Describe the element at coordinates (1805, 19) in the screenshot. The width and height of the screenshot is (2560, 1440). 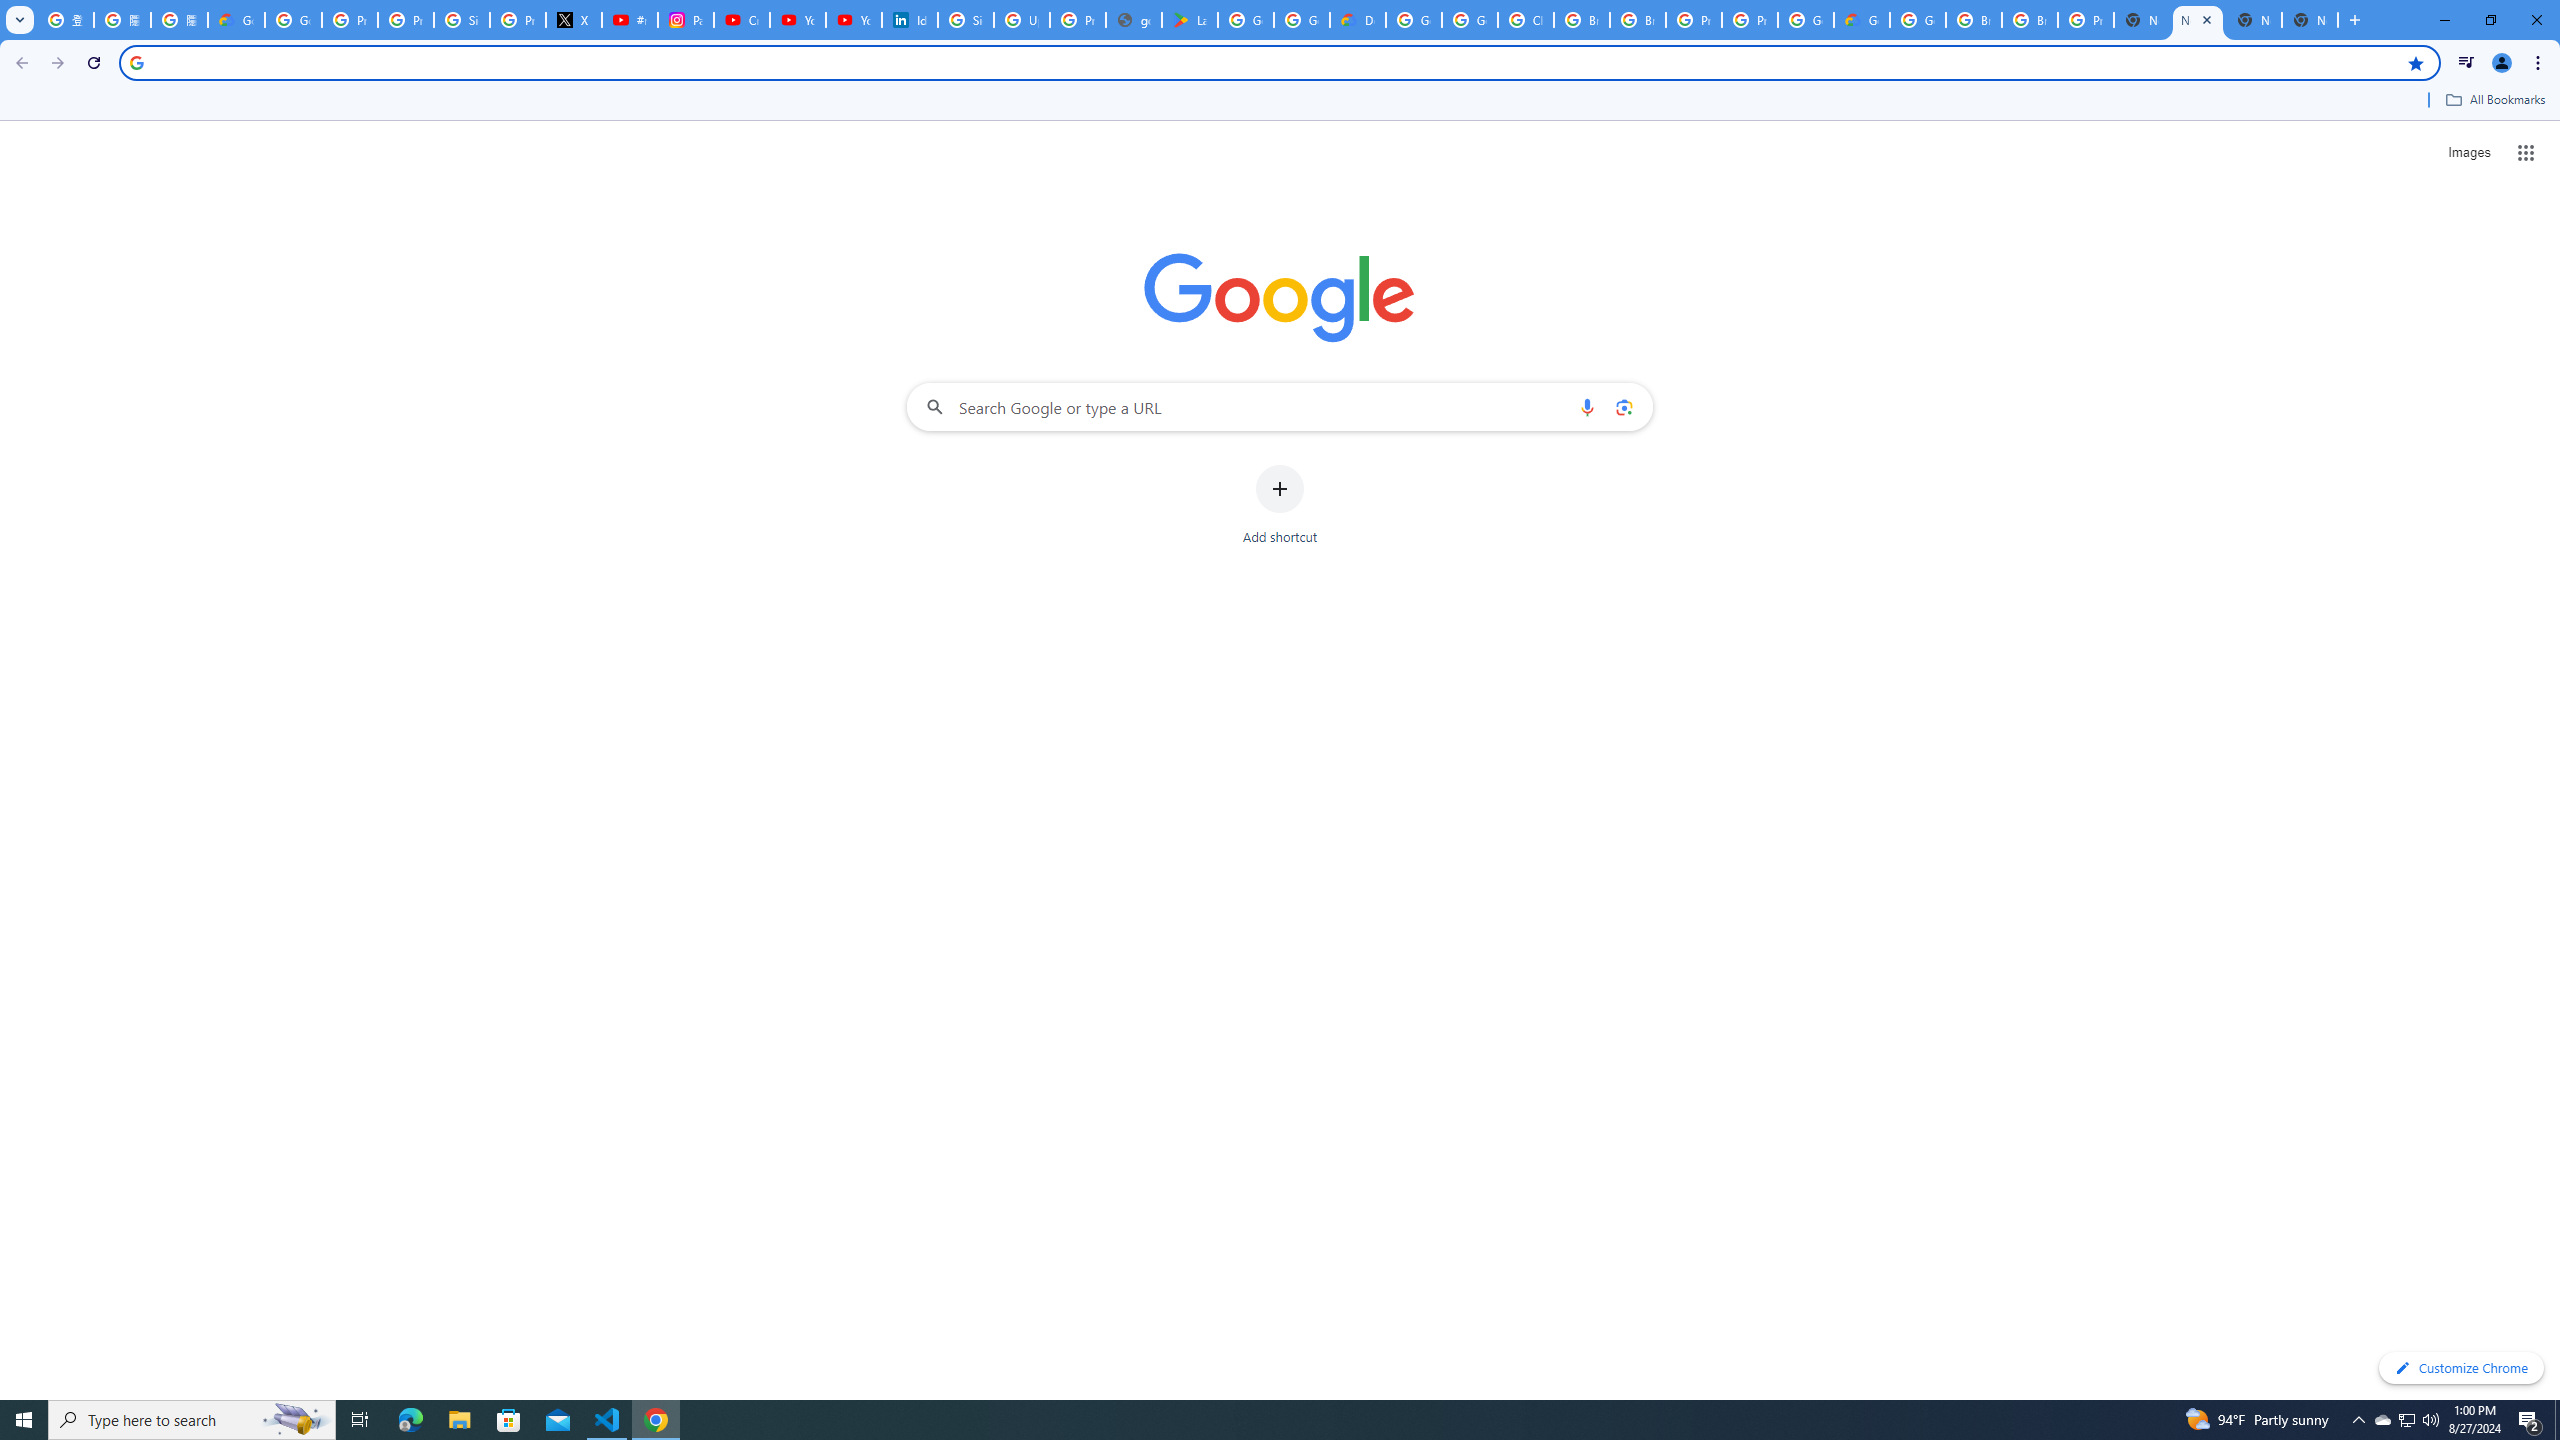
I see `'Google Cloud Platform'` at that location.